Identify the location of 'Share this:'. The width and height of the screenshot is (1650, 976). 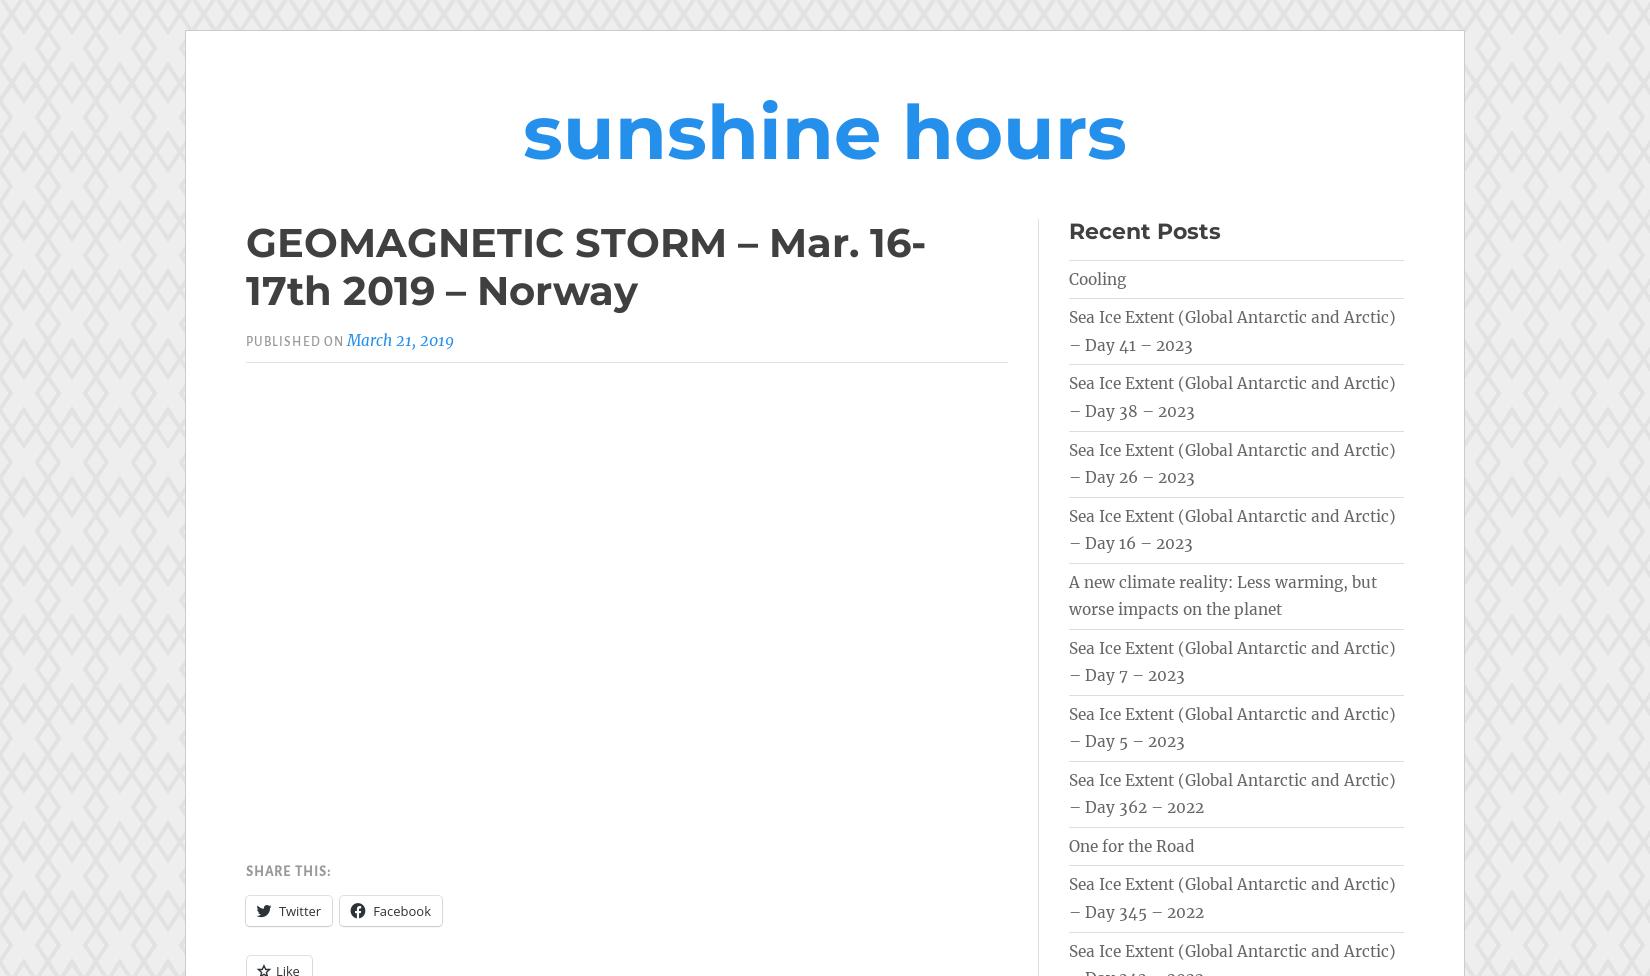
(288, 870).